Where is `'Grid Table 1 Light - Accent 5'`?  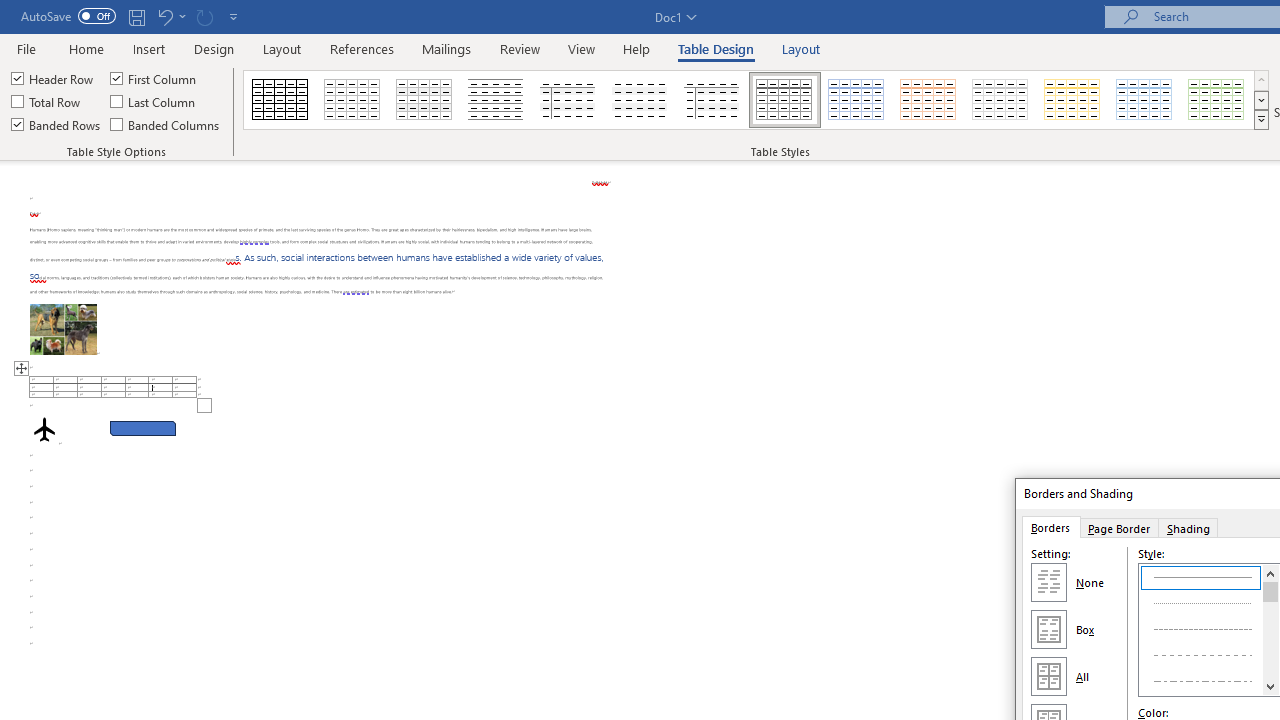
'Grid Table 1 Light - Accent 5' is located at coordinates (1144, 100).